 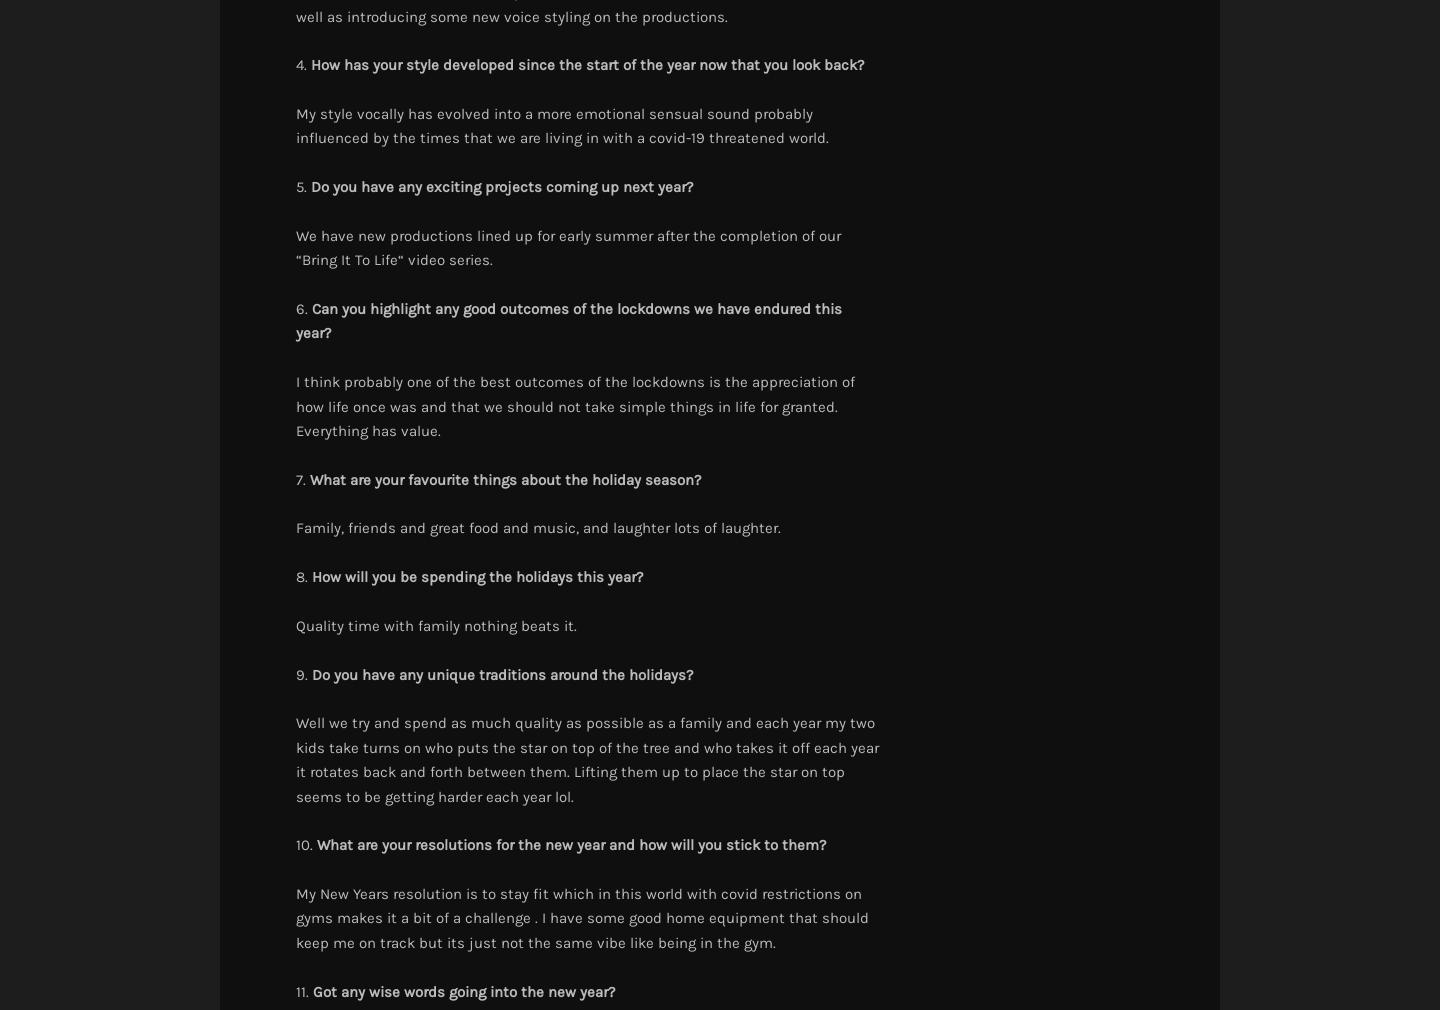 I want to click on '10.', so click(x=295, y=844).